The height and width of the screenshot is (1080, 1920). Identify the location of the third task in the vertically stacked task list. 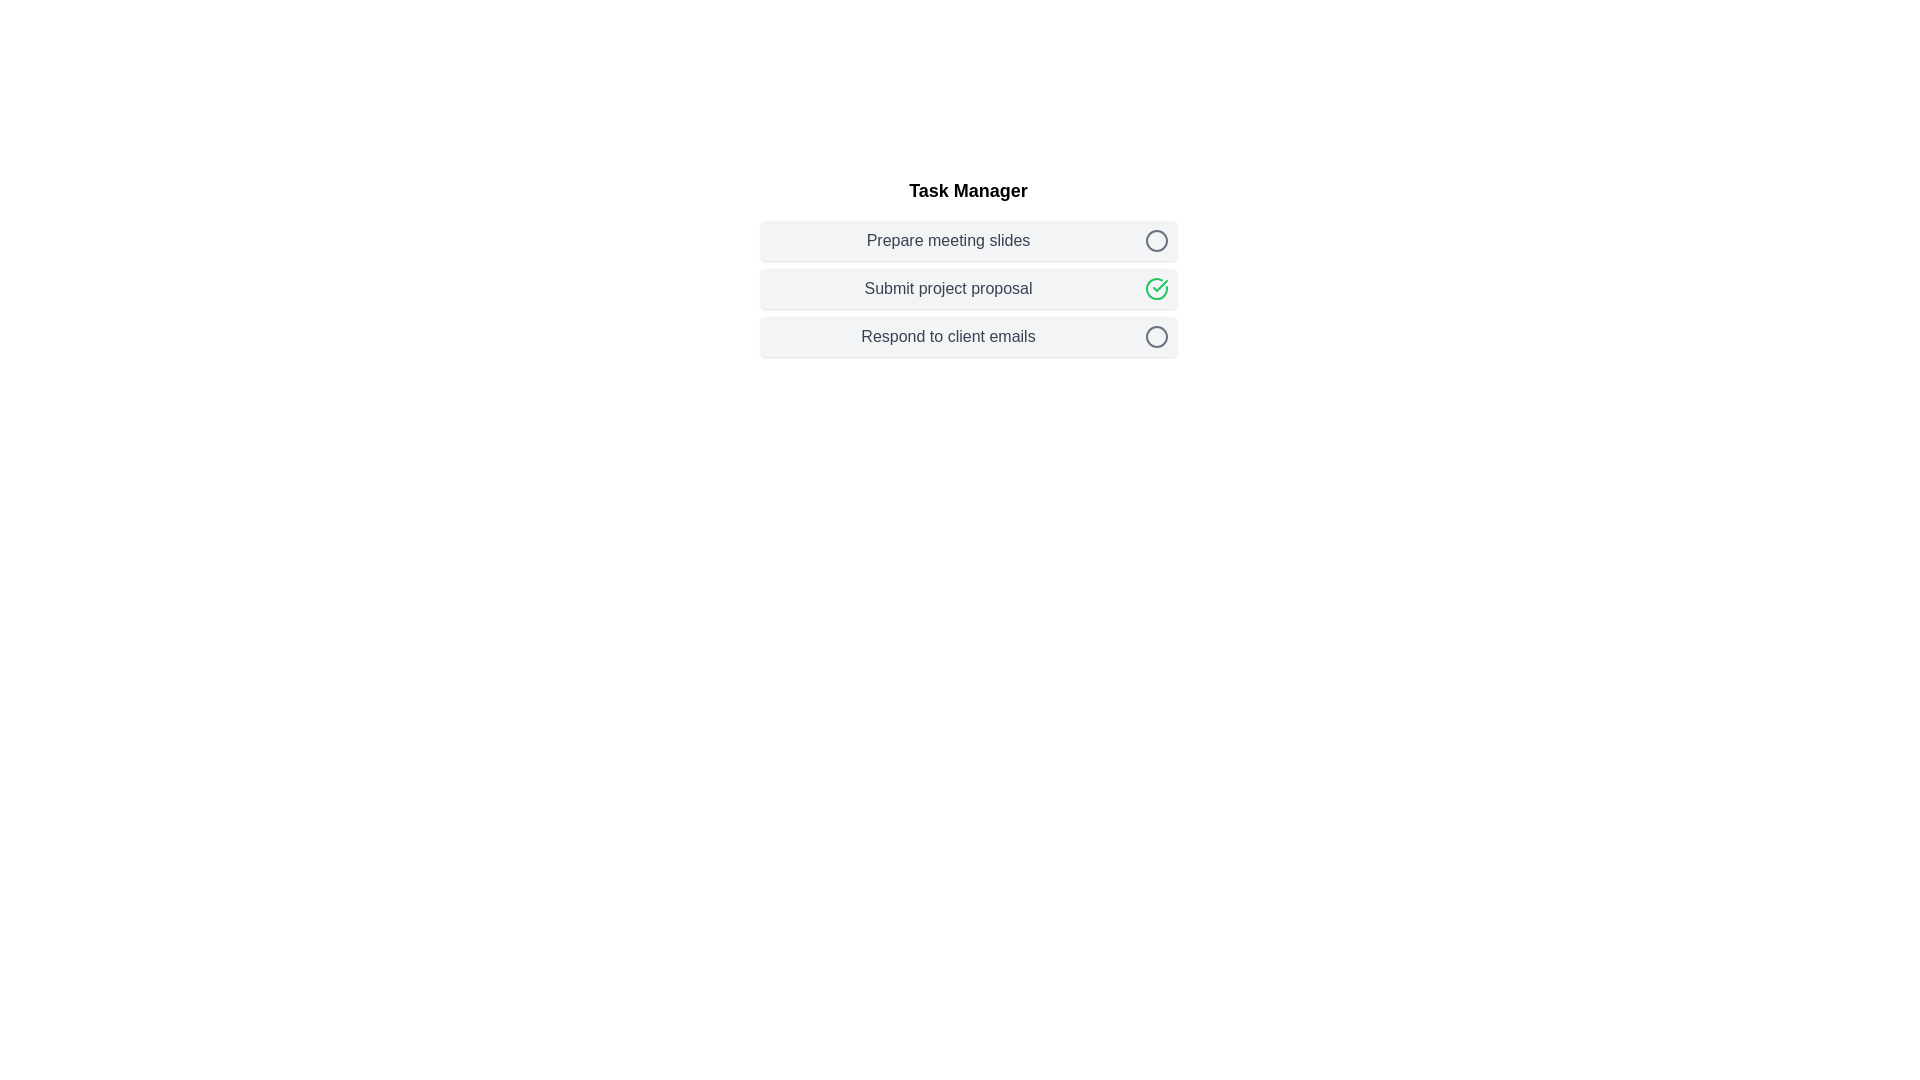
(968, 335).